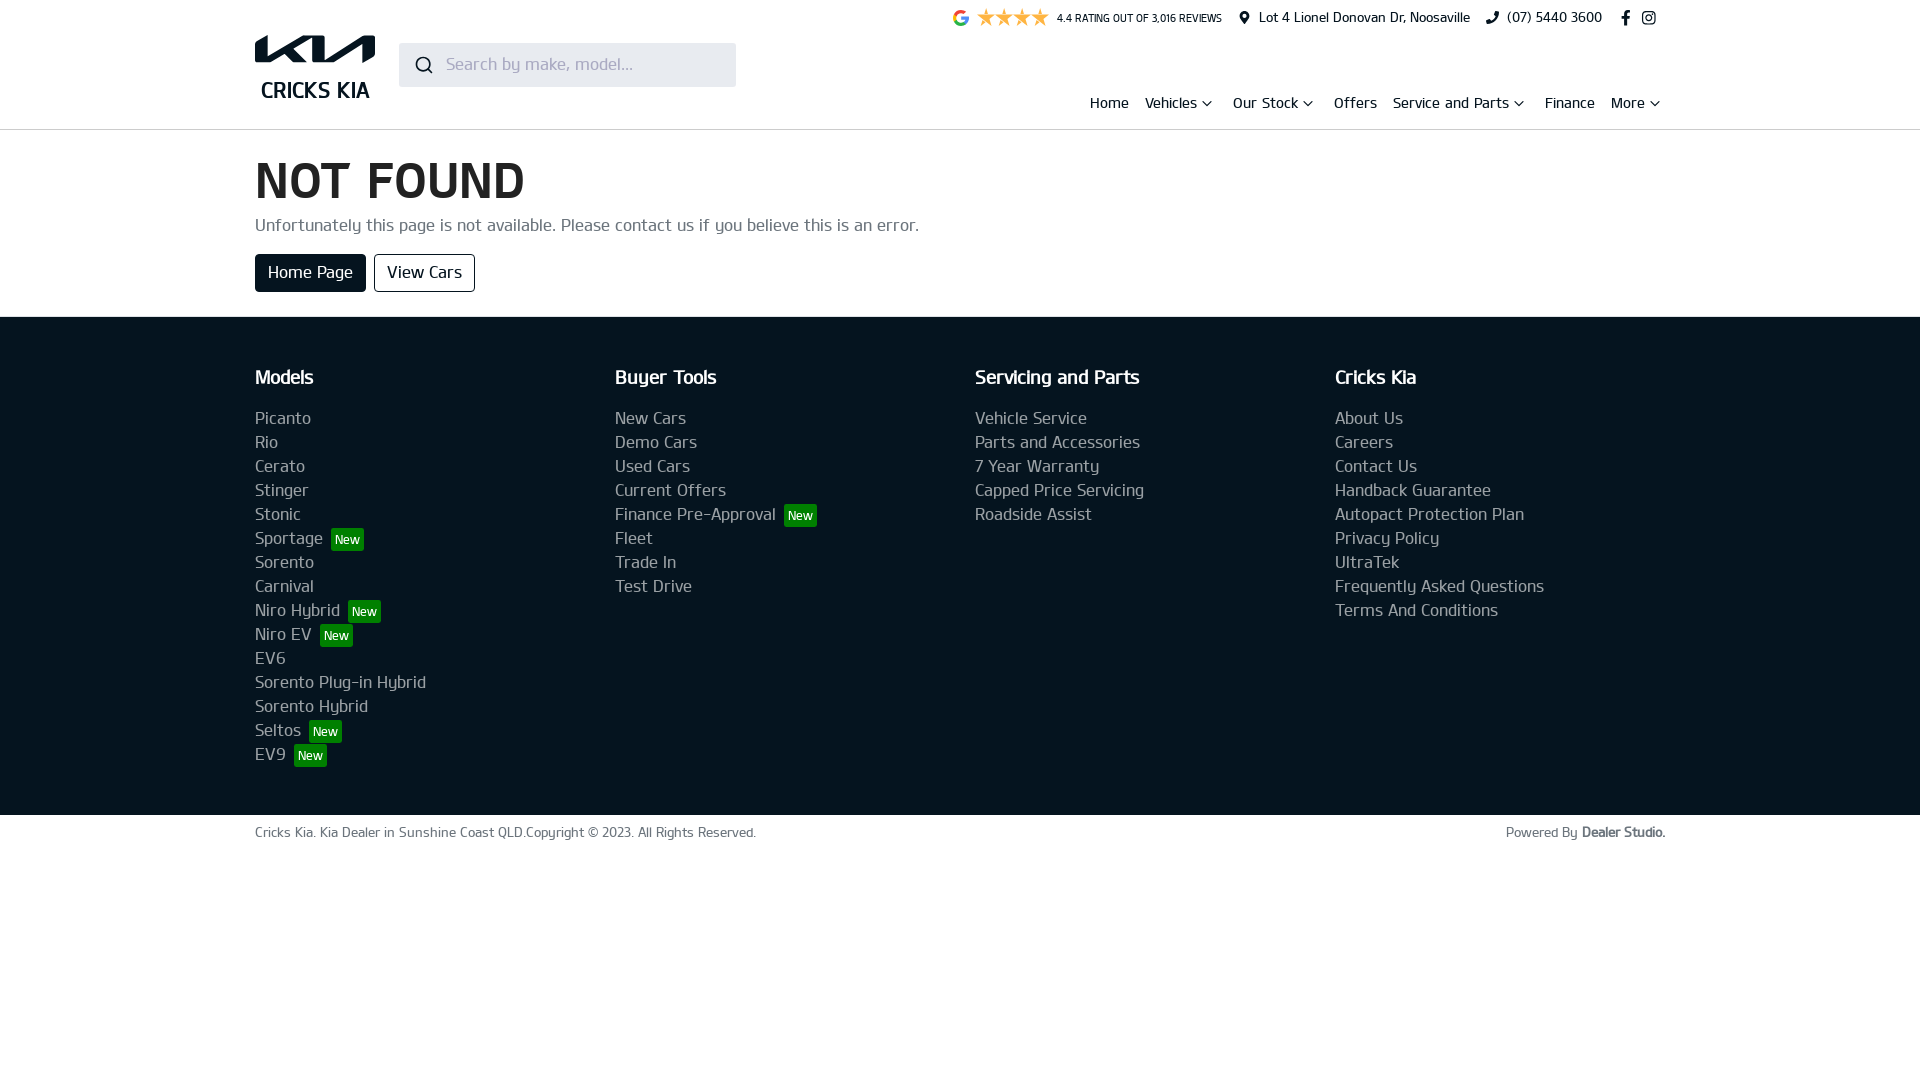  What do you see at coordinates (309, 273) in the screenshot?
I see `'Home Page'` at bounding box center [309, 273].